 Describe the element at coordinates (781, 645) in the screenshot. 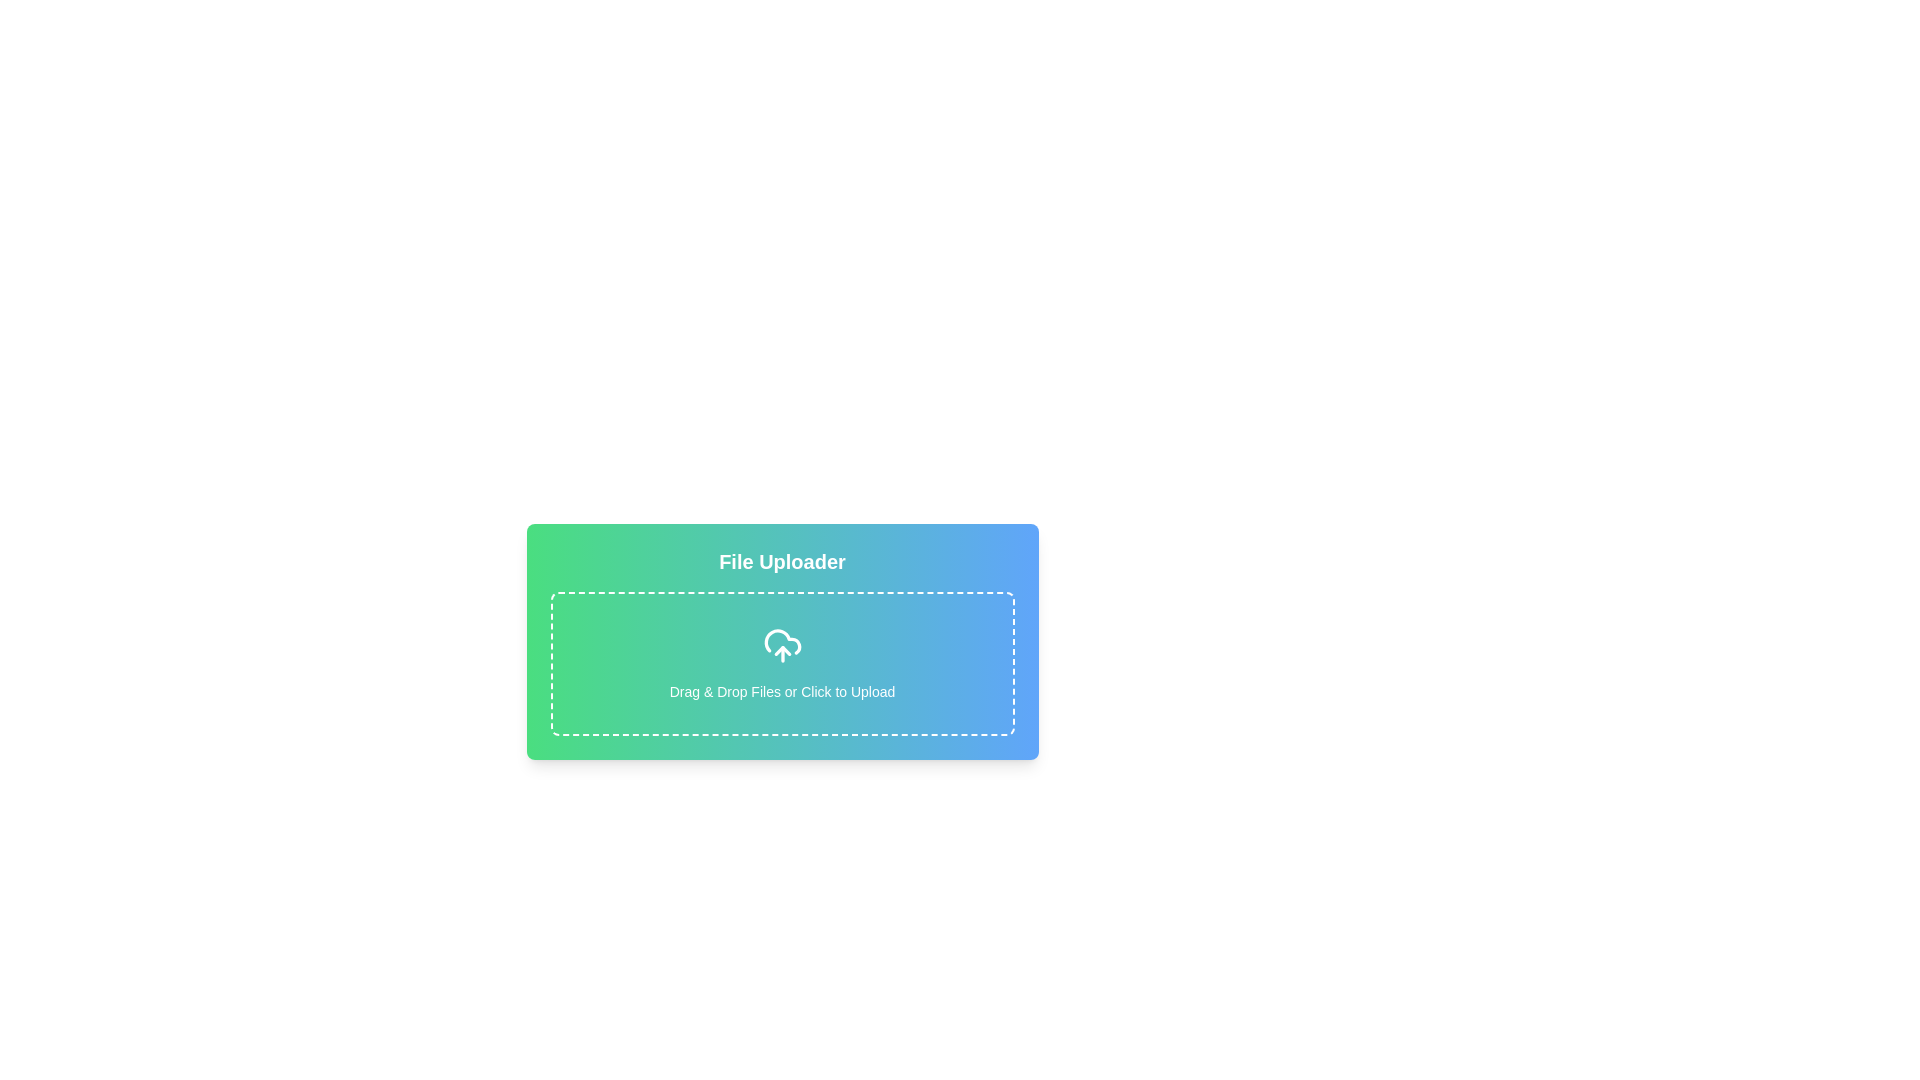

I see `the file upload icon located within the 'Drag & Drop Files or Click to Upload' widget, which is visually represented by a dotted rectangle transitioning from green to blue` at that location.